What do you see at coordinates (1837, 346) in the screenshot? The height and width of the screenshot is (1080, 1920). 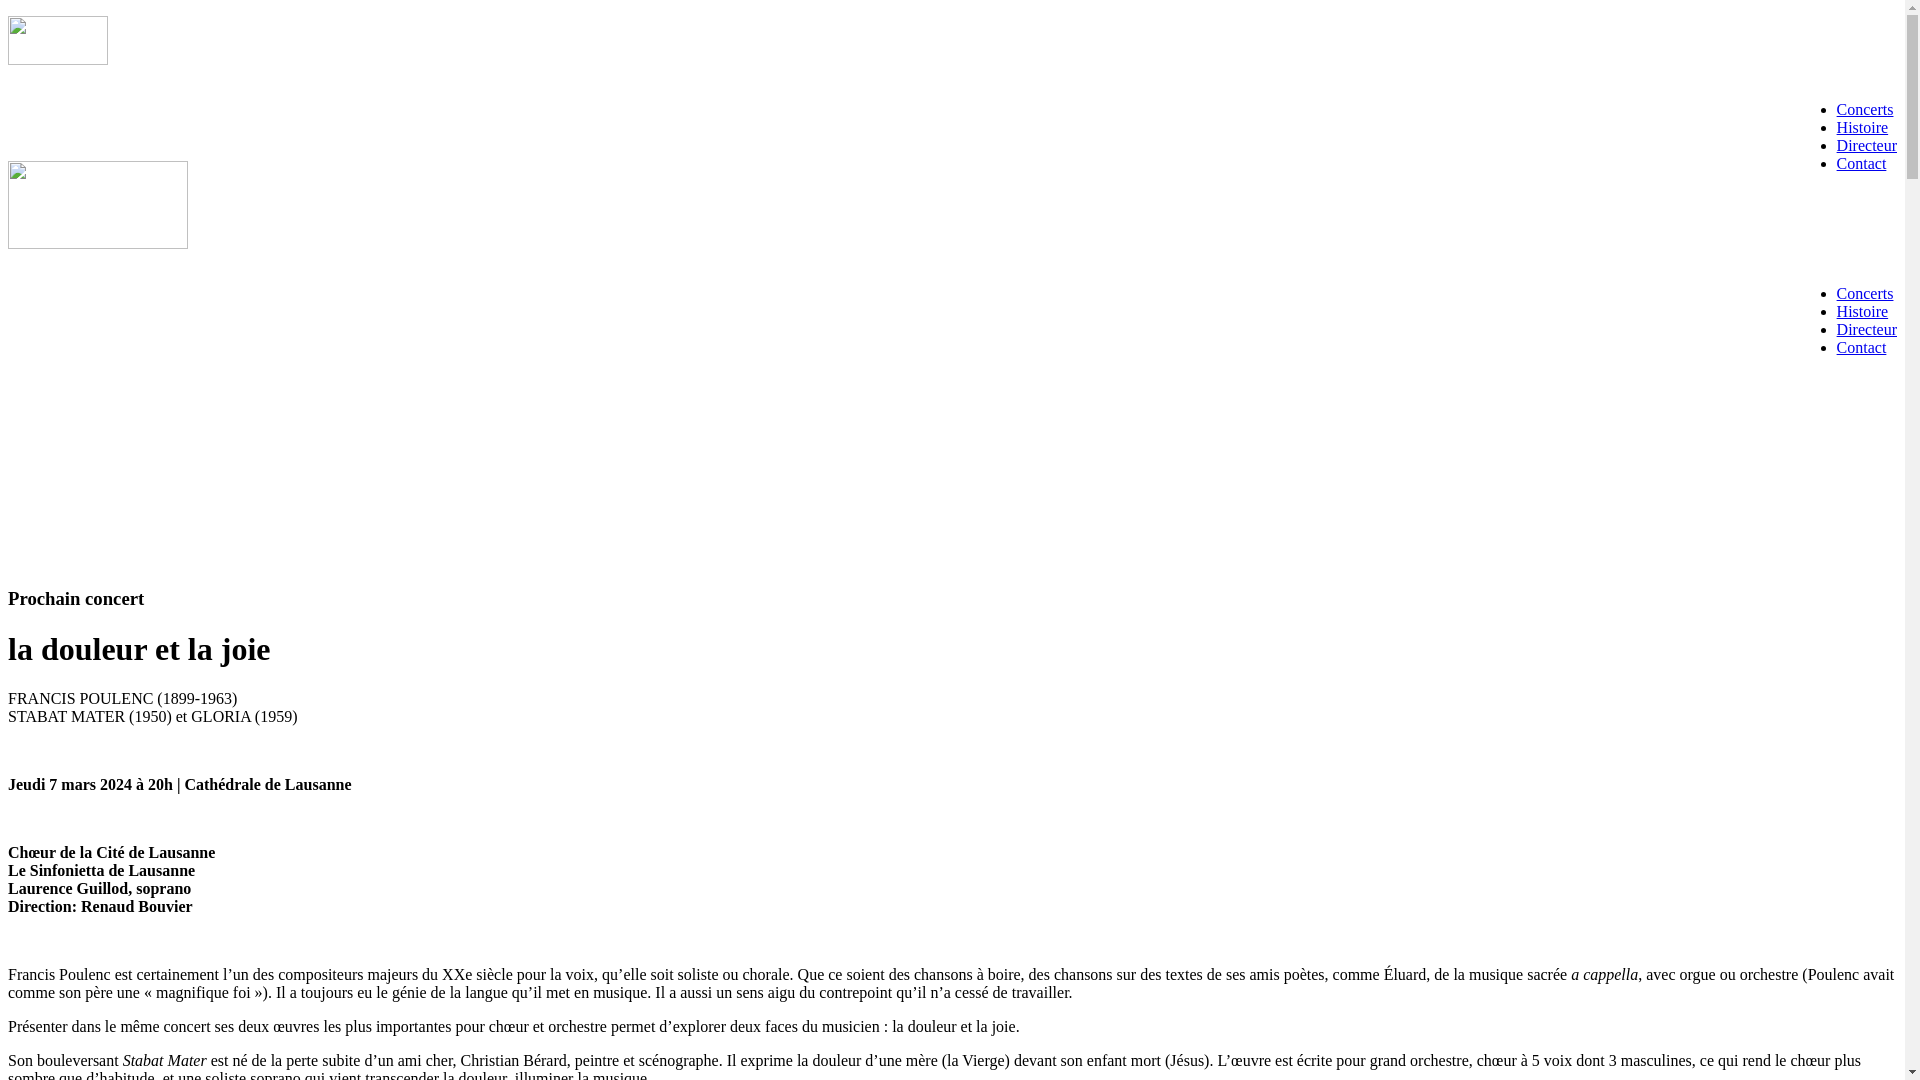 I see `'Contact'` at bounding box center [1837, 346].